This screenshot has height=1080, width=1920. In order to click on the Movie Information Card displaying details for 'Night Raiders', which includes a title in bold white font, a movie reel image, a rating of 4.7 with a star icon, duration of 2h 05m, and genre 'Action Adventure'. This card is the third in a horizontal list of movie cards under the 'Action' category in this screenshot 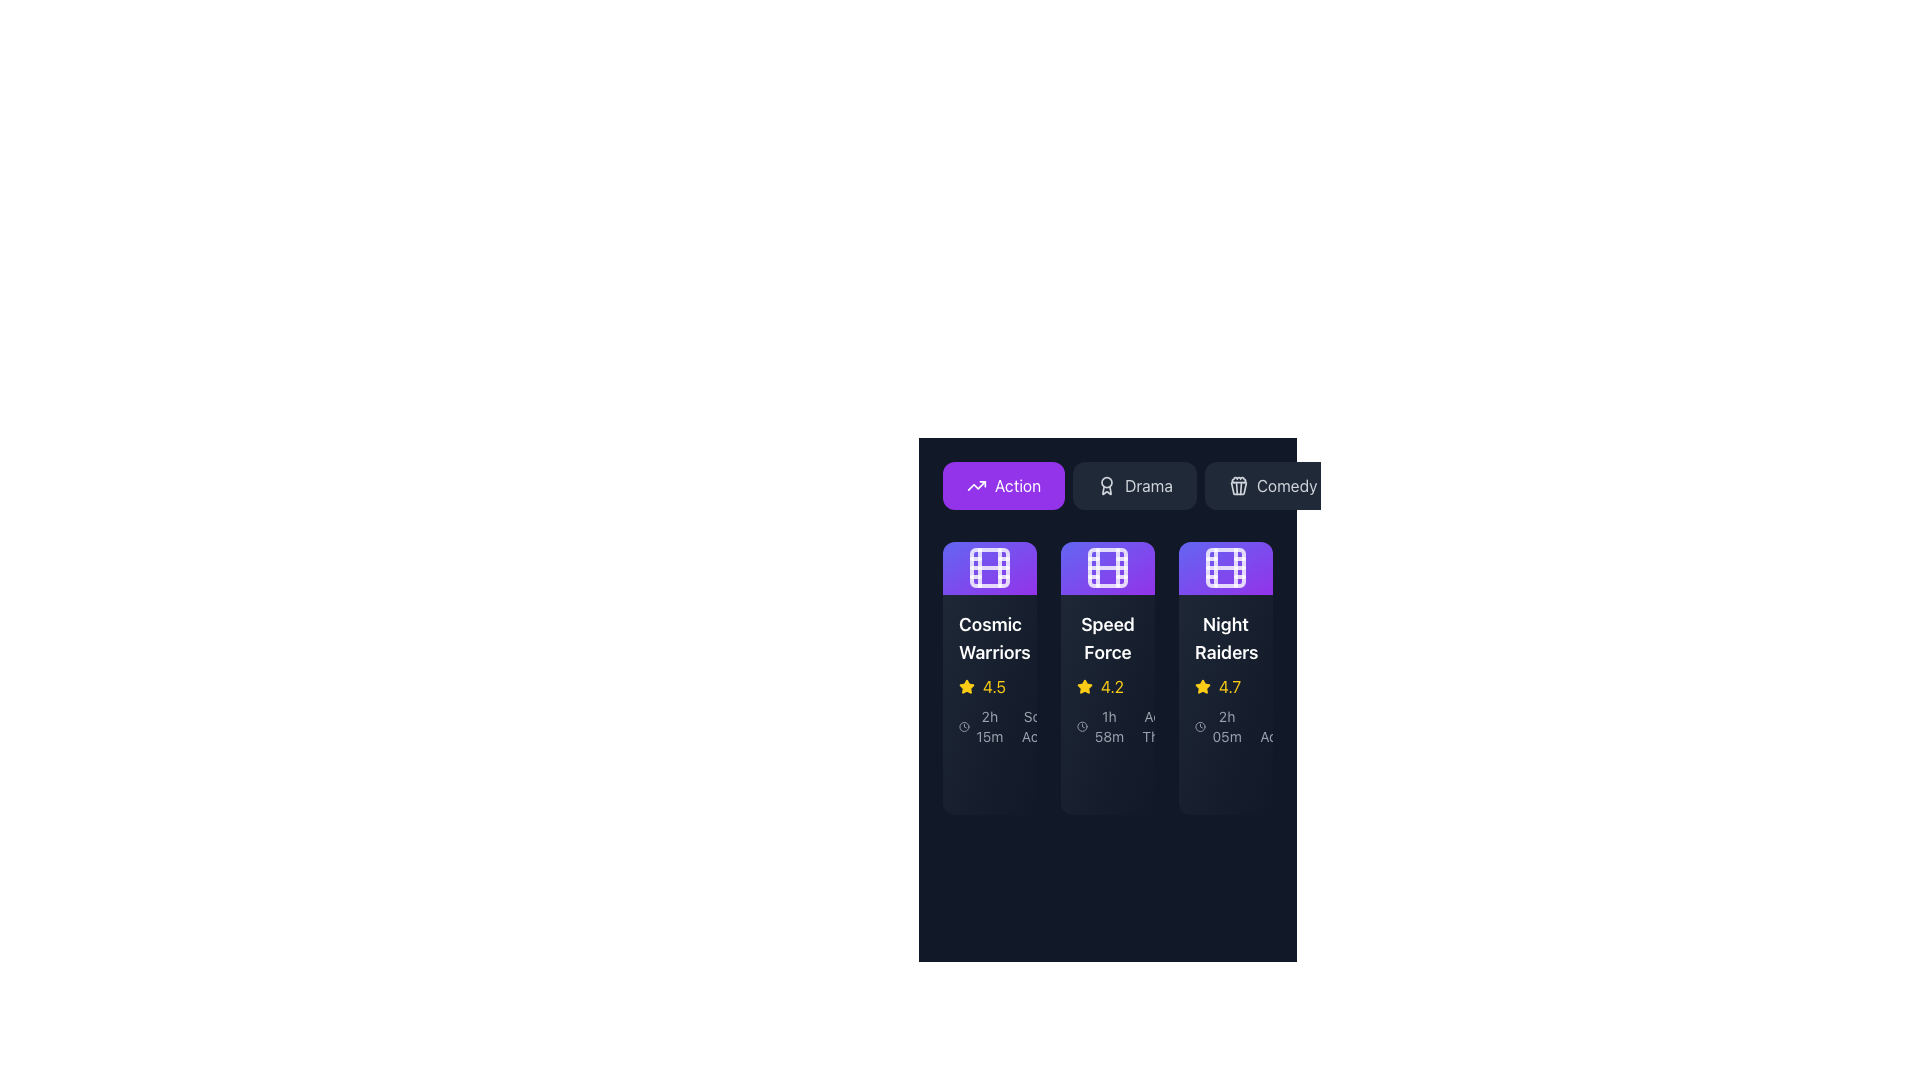, I will do `click(1224, 677)`.